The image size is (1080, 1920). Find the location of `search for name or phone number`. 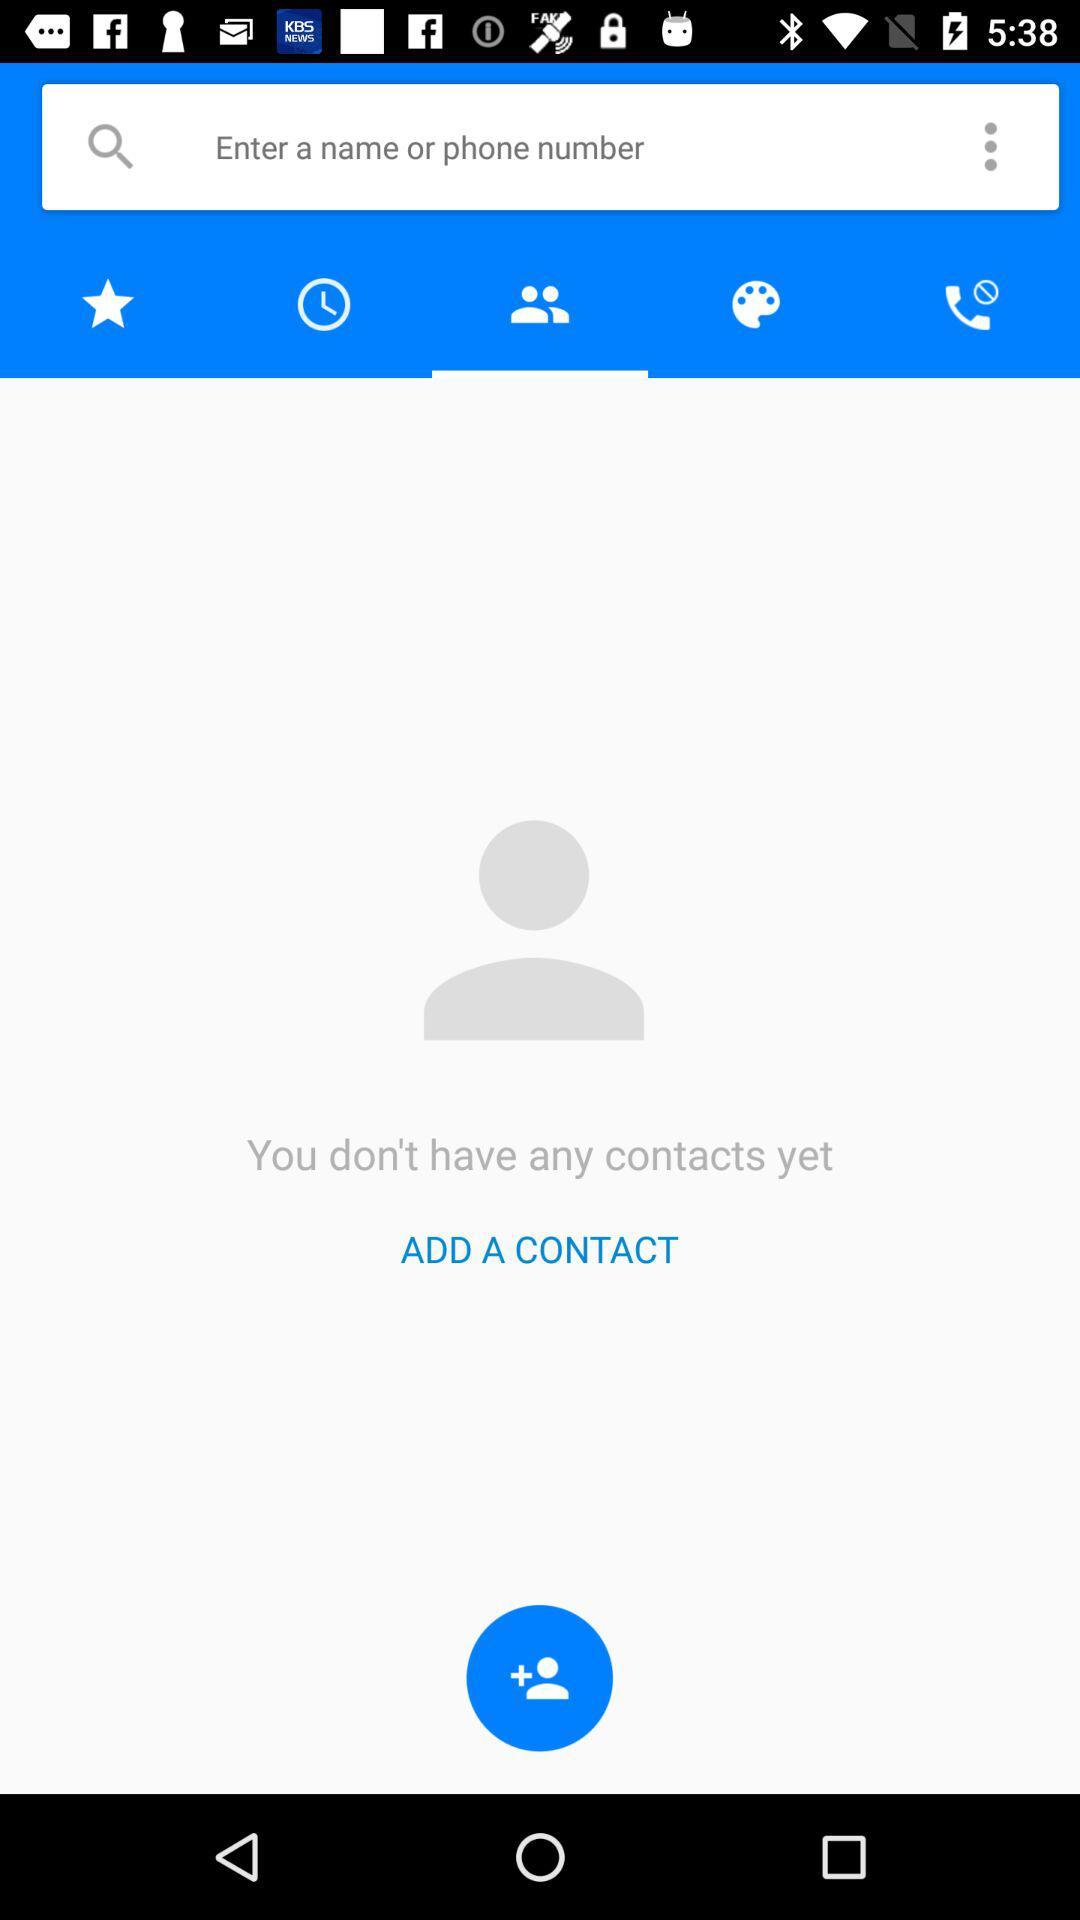

search for name or phone number is located at coordinates (110, 146).